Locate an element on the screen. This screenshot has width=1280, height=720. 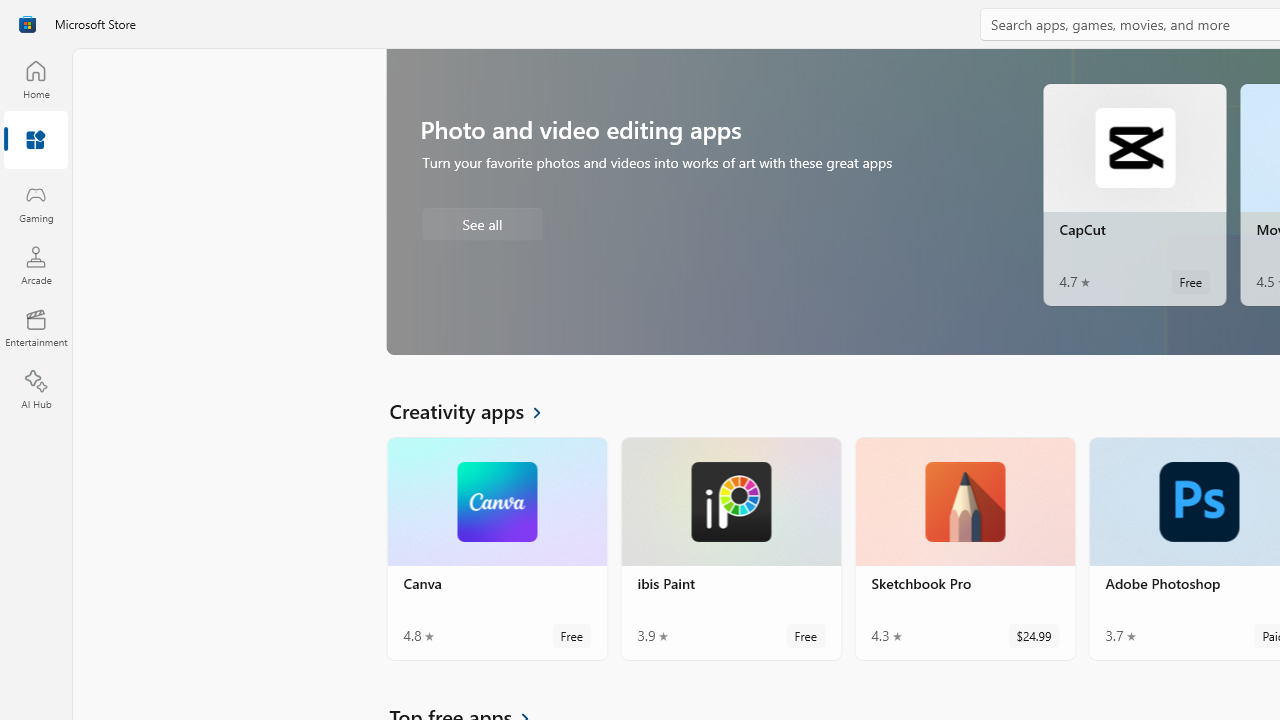
'Canva. Average rating of 4.8 out of five stars. Free  ' is located at coordinates (497, 549).